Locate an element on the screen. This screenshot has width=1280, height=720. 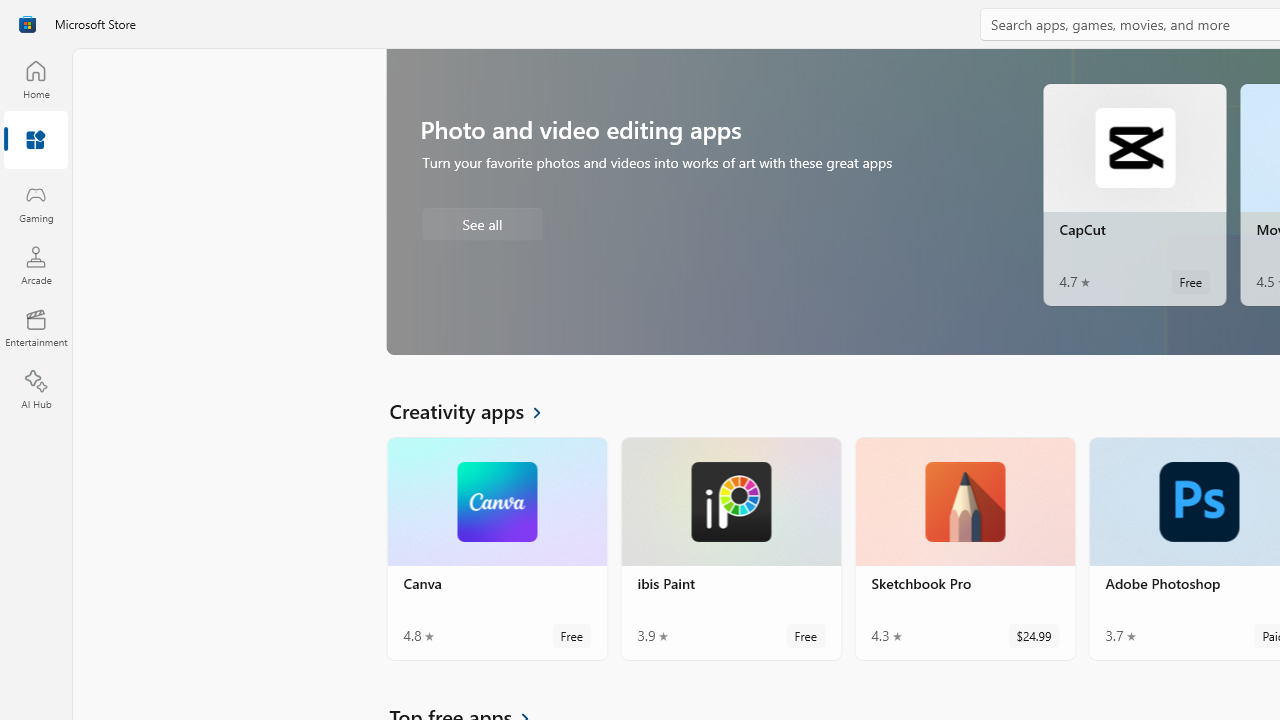
'Canva. Average rating of 4.8 out of five stars. Free  ' is located at coordinates (497, 549).